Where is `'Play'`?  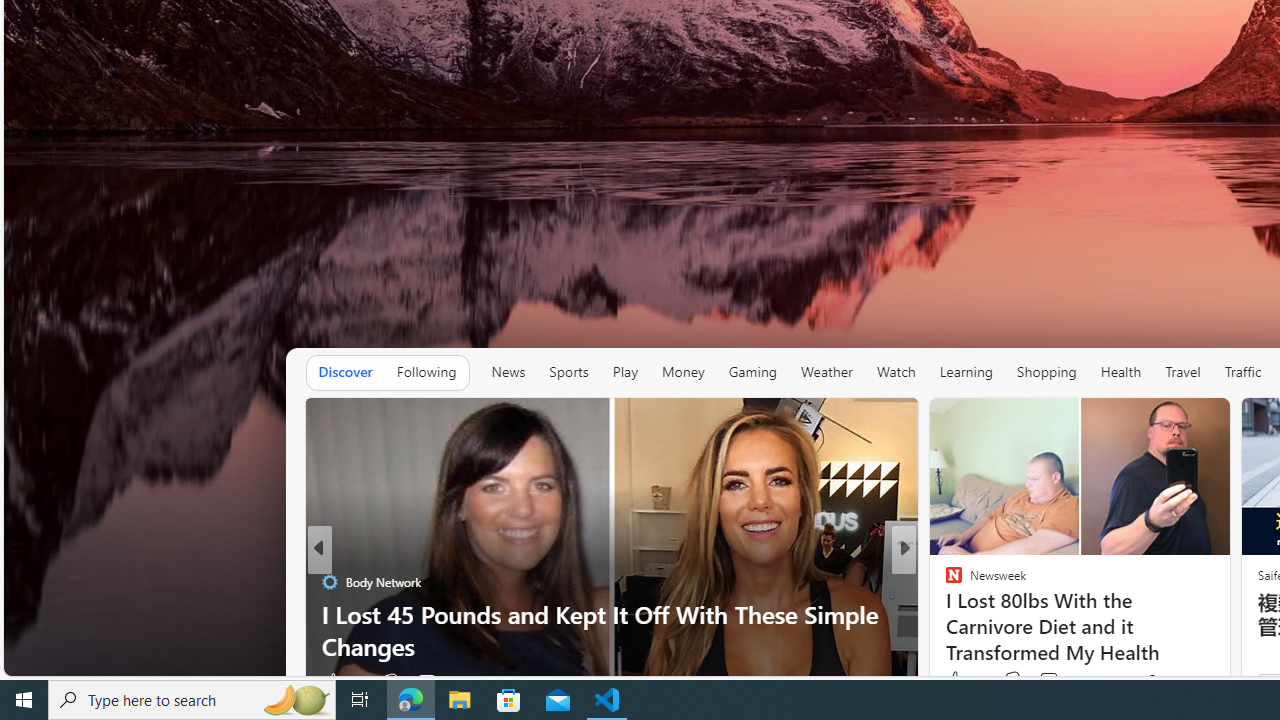
'Play' is located at coordinates (624, 372).